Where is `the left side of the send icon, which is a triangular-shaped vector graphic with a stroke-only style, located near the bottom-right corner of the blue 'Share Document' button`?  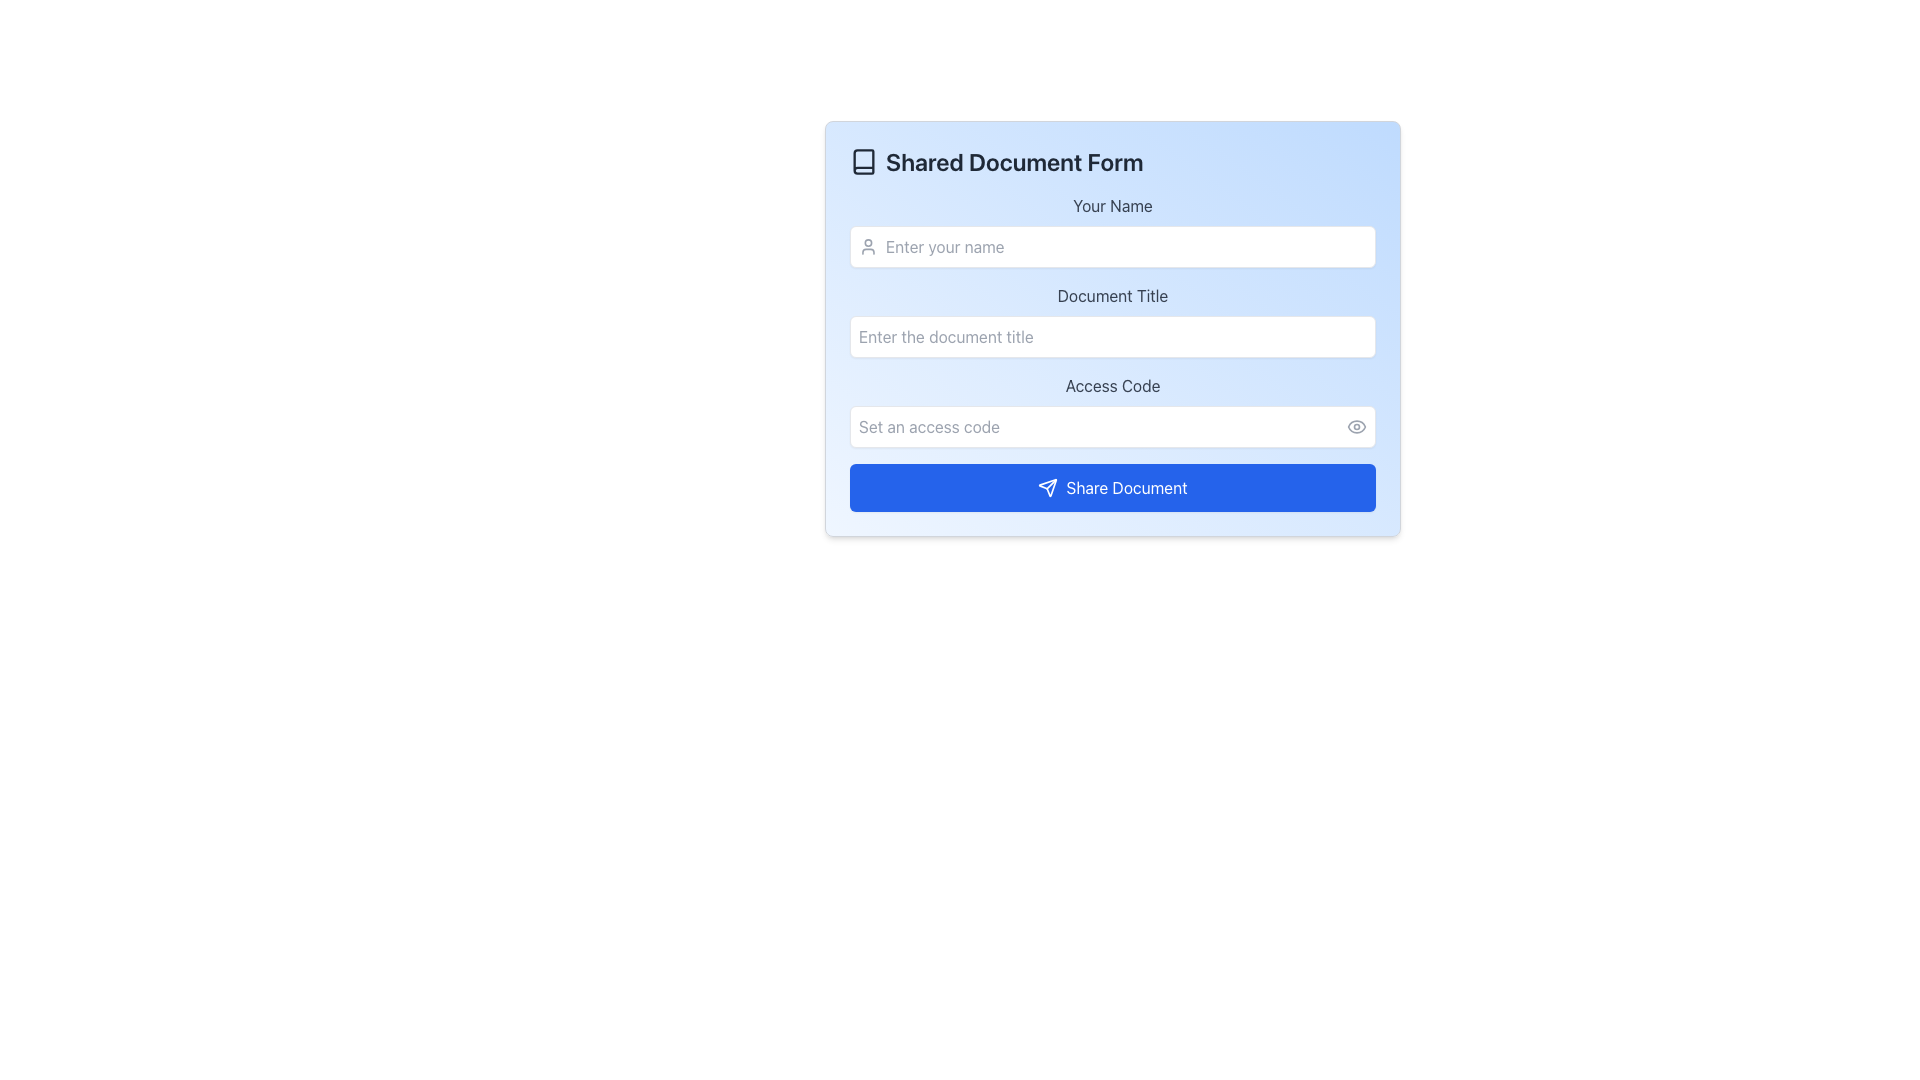 the left side of the send icon, which is a triangular-shaped vector graphic with a stroke-only style, located near the bottom-right corner of the blue 'Share Document' button is located at coordinates (1047, 488).